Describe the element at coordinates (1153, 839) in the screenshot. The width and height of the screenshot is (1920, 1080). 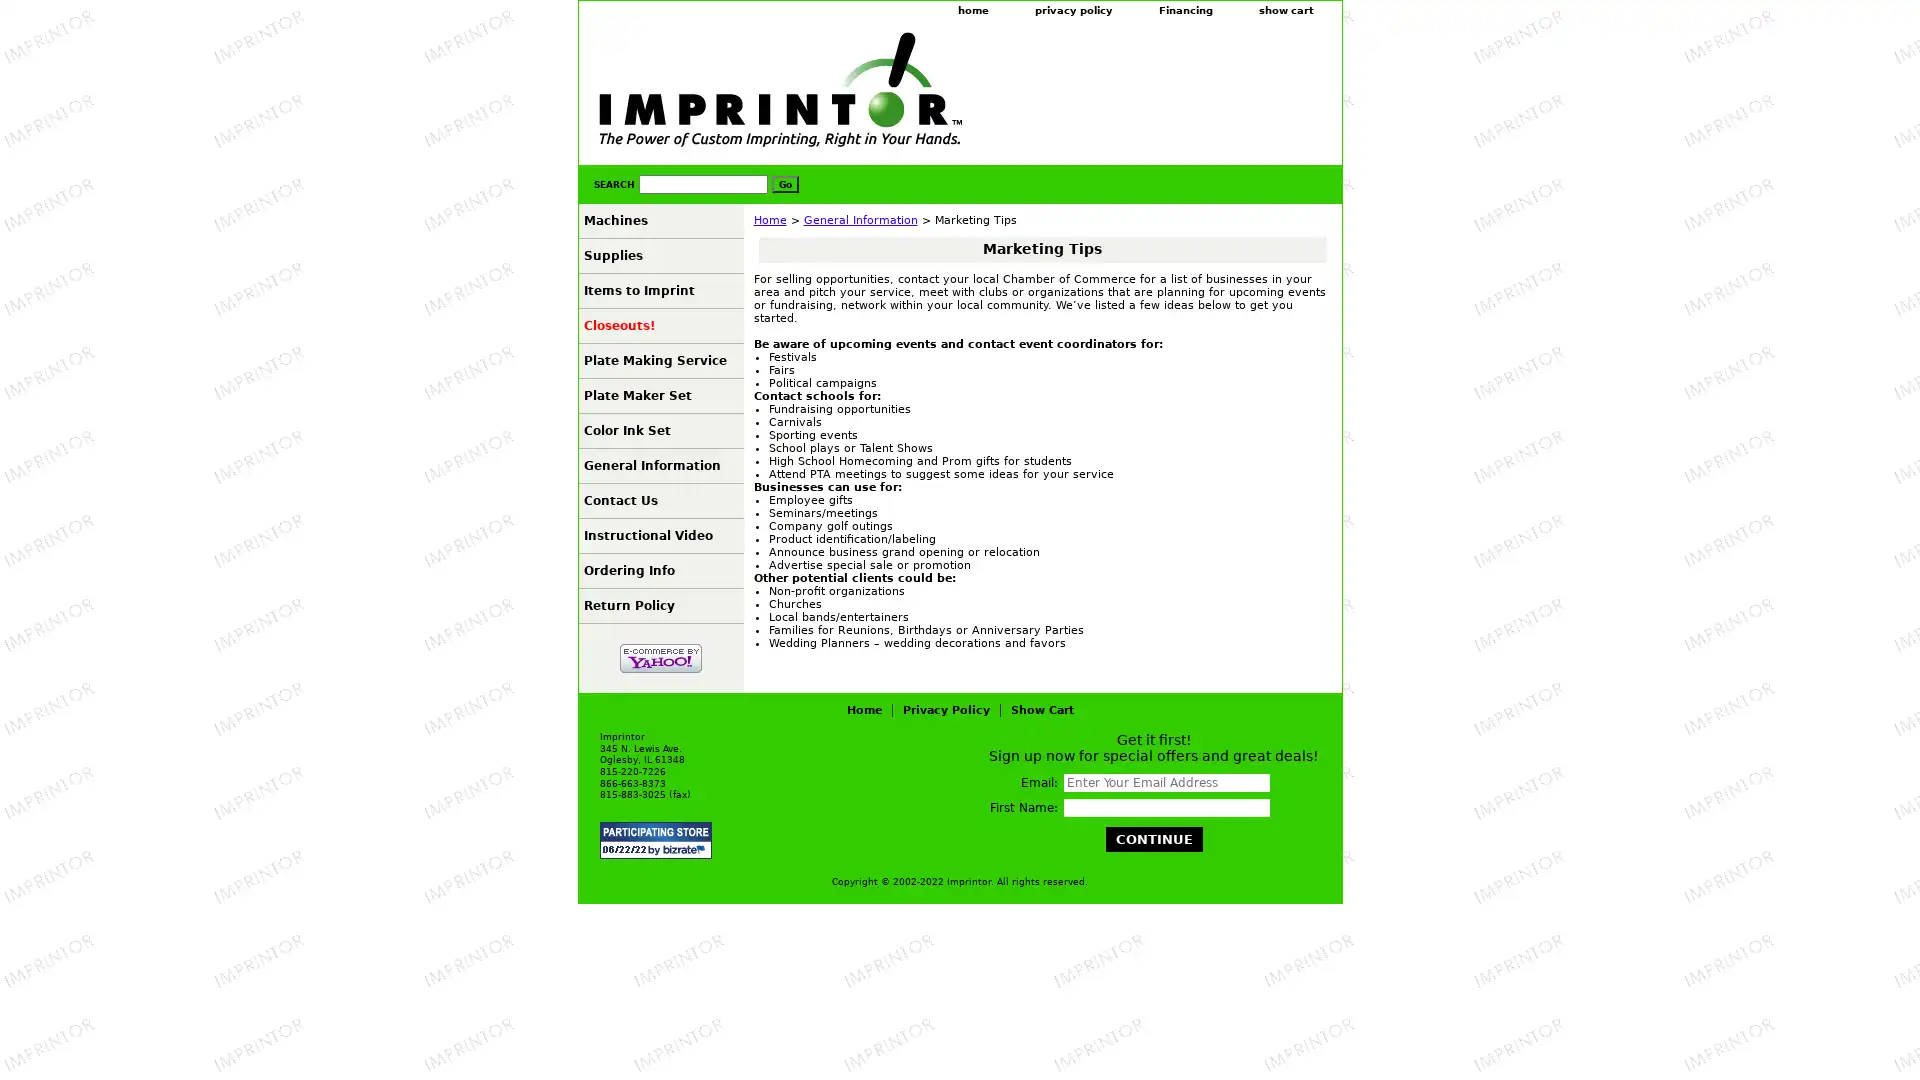
I see `Continue` at that location.